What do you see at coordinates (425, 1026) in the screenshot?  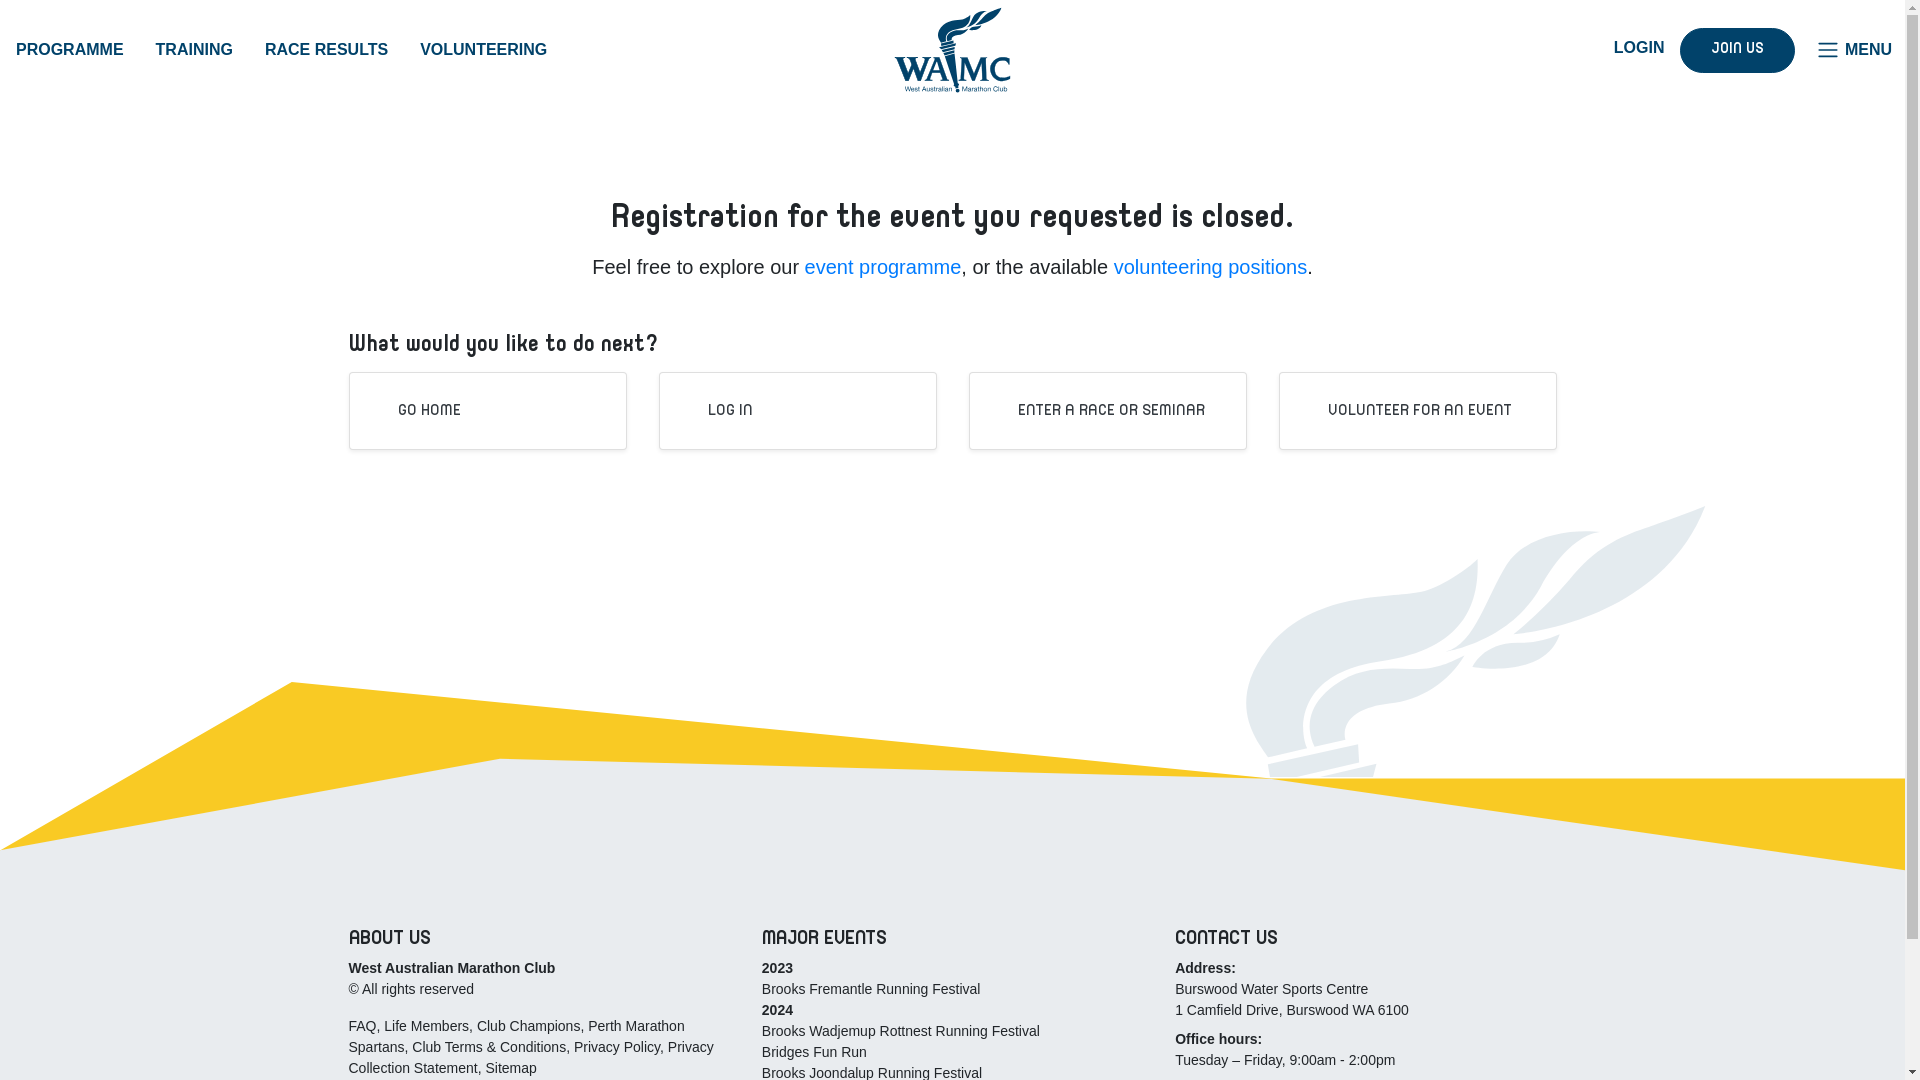 I see `'Life Members'` at bounding box center [425, 1026].